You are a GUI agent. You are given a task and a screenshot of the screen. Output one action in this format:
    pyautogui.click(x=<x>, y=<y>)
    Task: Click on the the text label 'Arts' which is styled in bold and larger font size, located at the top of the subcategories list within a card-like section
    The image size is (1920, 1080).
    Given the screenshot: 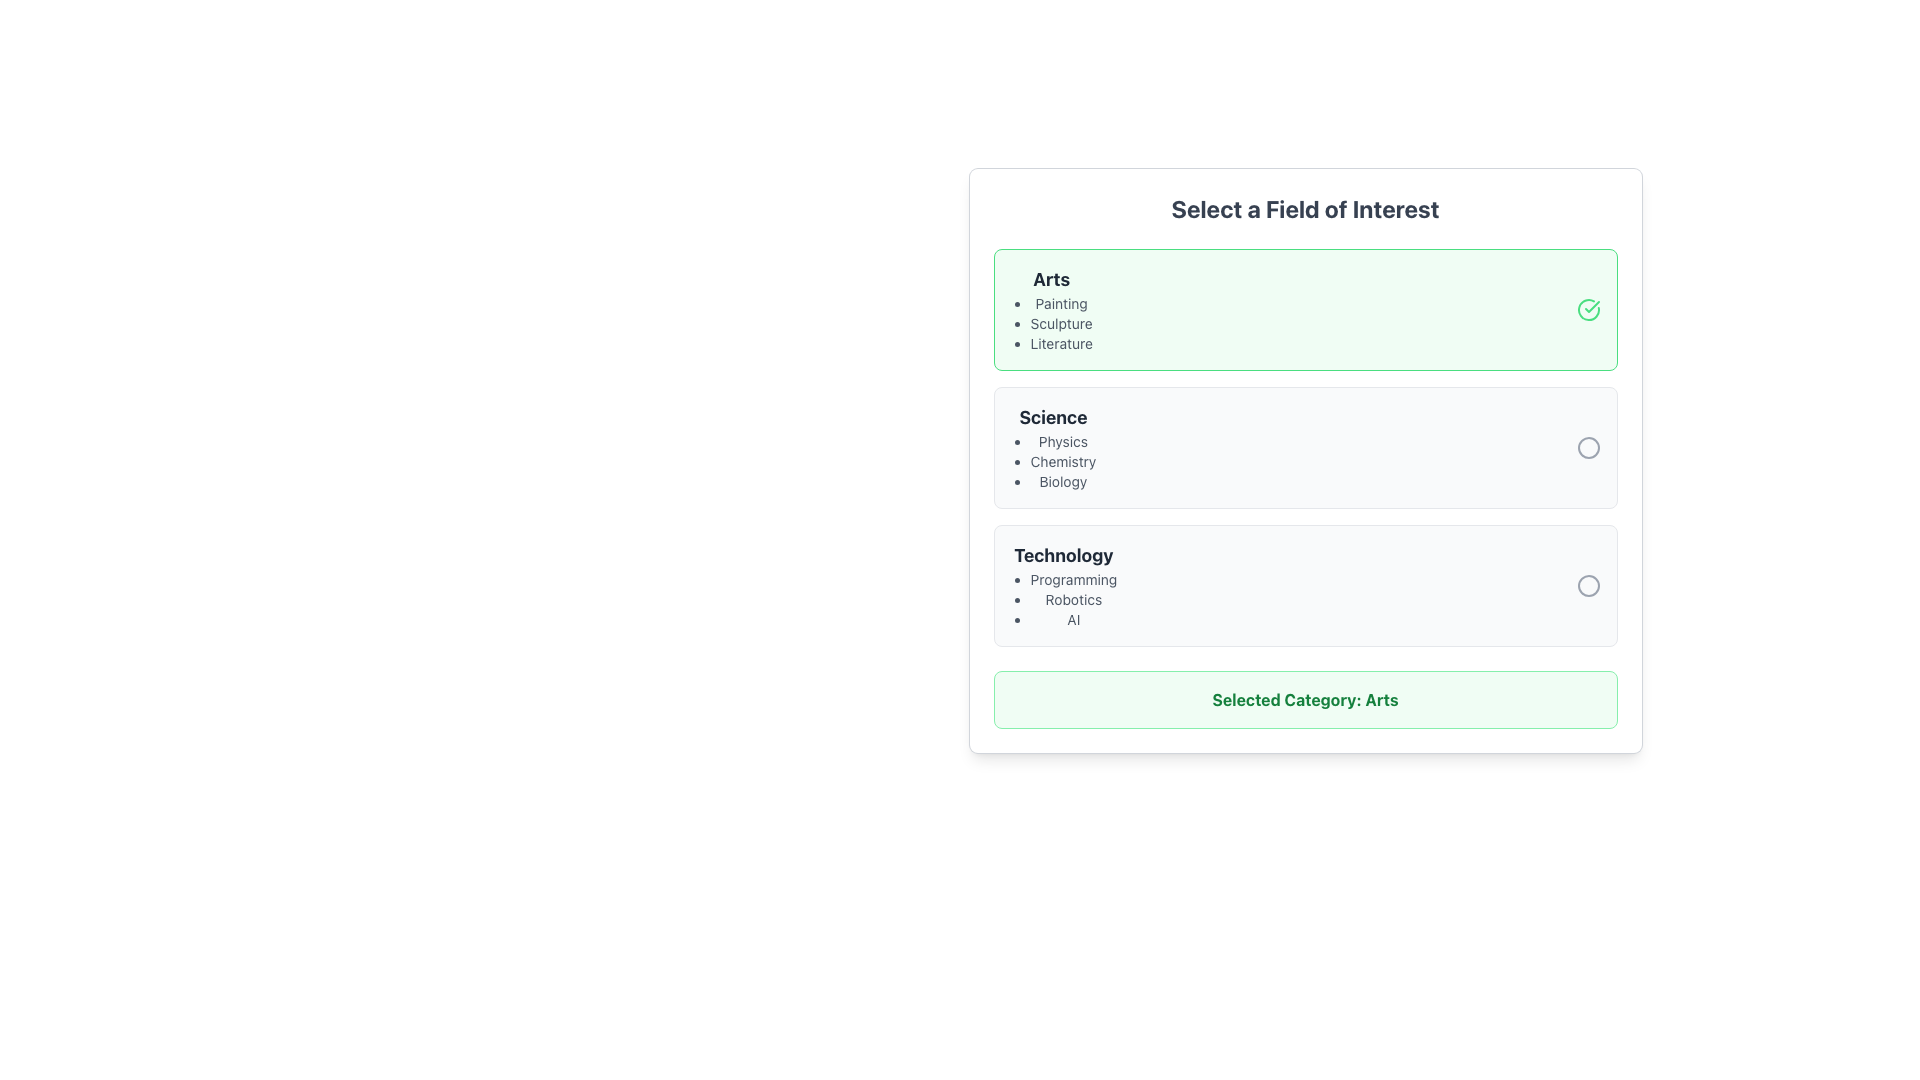 What is the action you would take?
    pyautogui.click(x=1050, y=280)
    